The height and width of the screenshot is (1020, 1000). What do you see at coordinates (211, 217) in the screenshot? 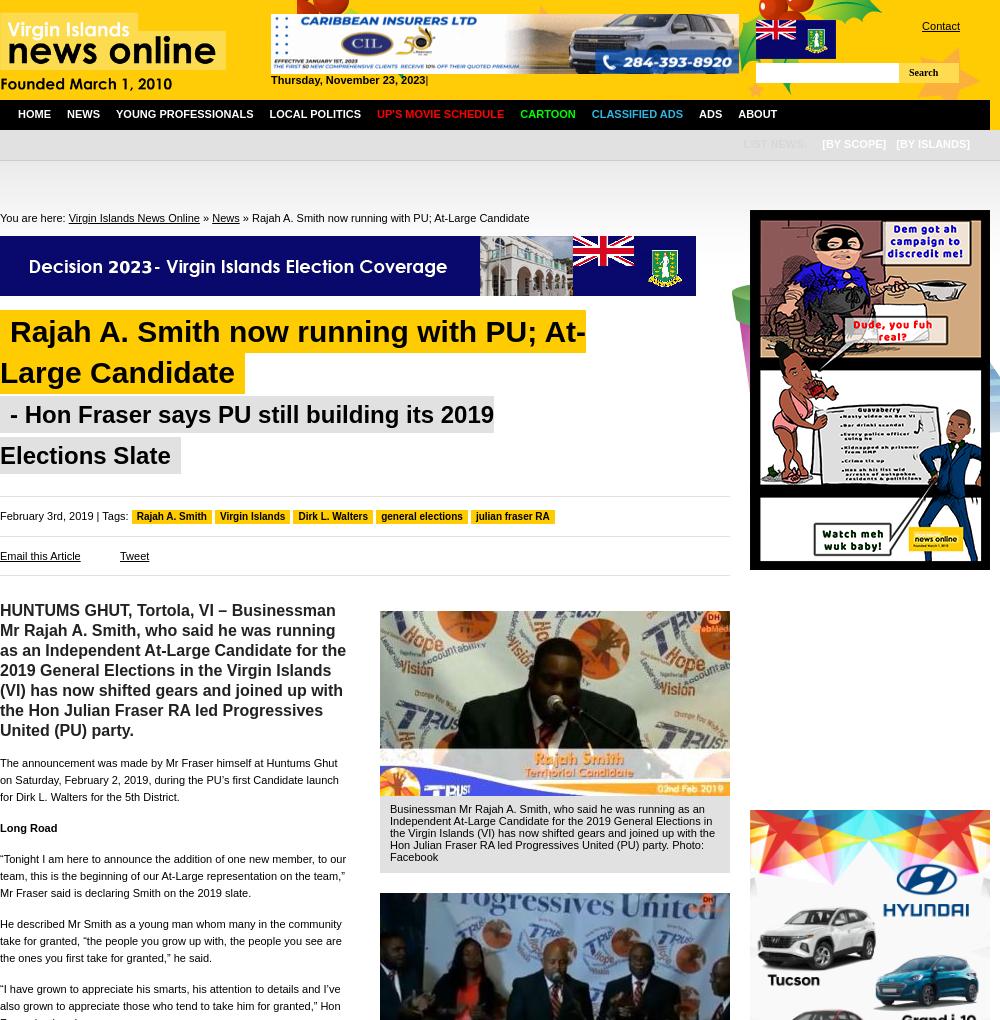
I see `'News'` at bounding box center [211, 217].